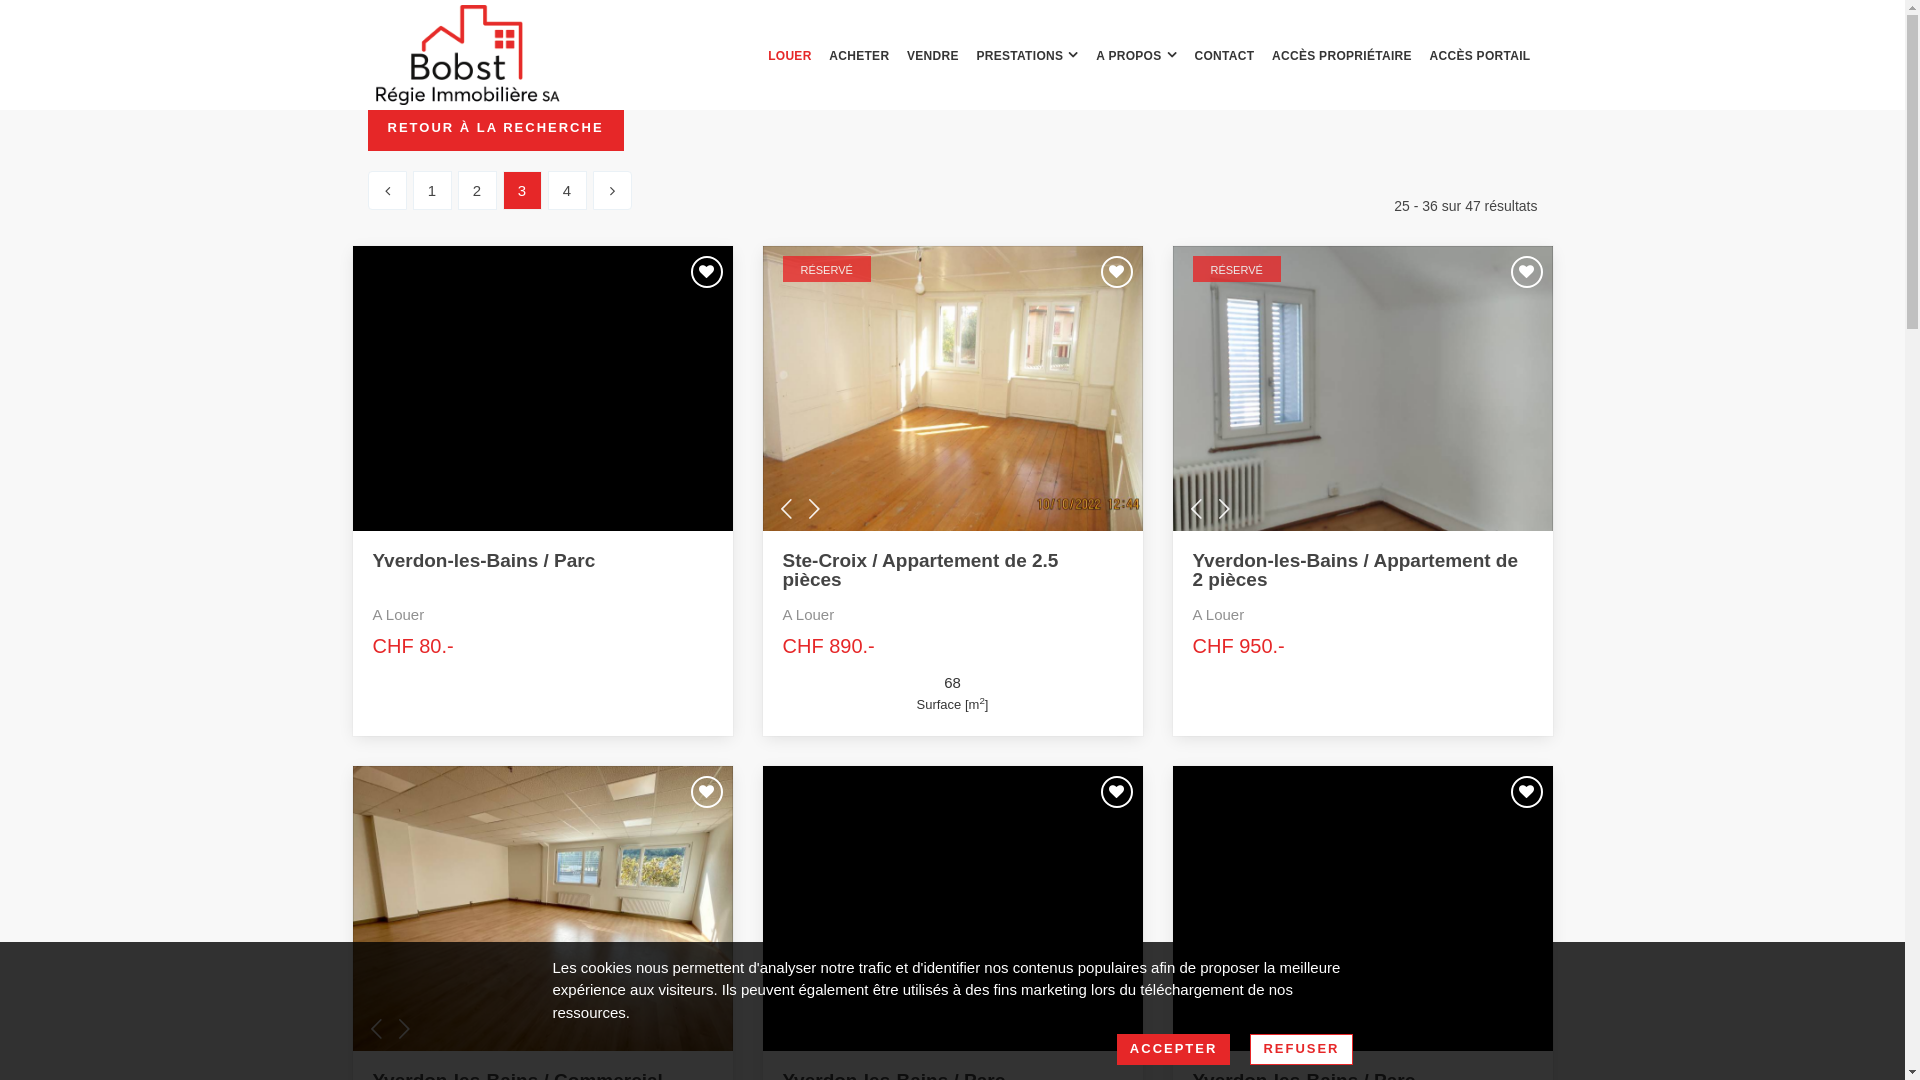 The width and height of the screenshot is (1920, 1080). What do you see at coordinates (859, 55) in the screenshot?
I see `'ACHETER'` at bounding box center [859, 55].